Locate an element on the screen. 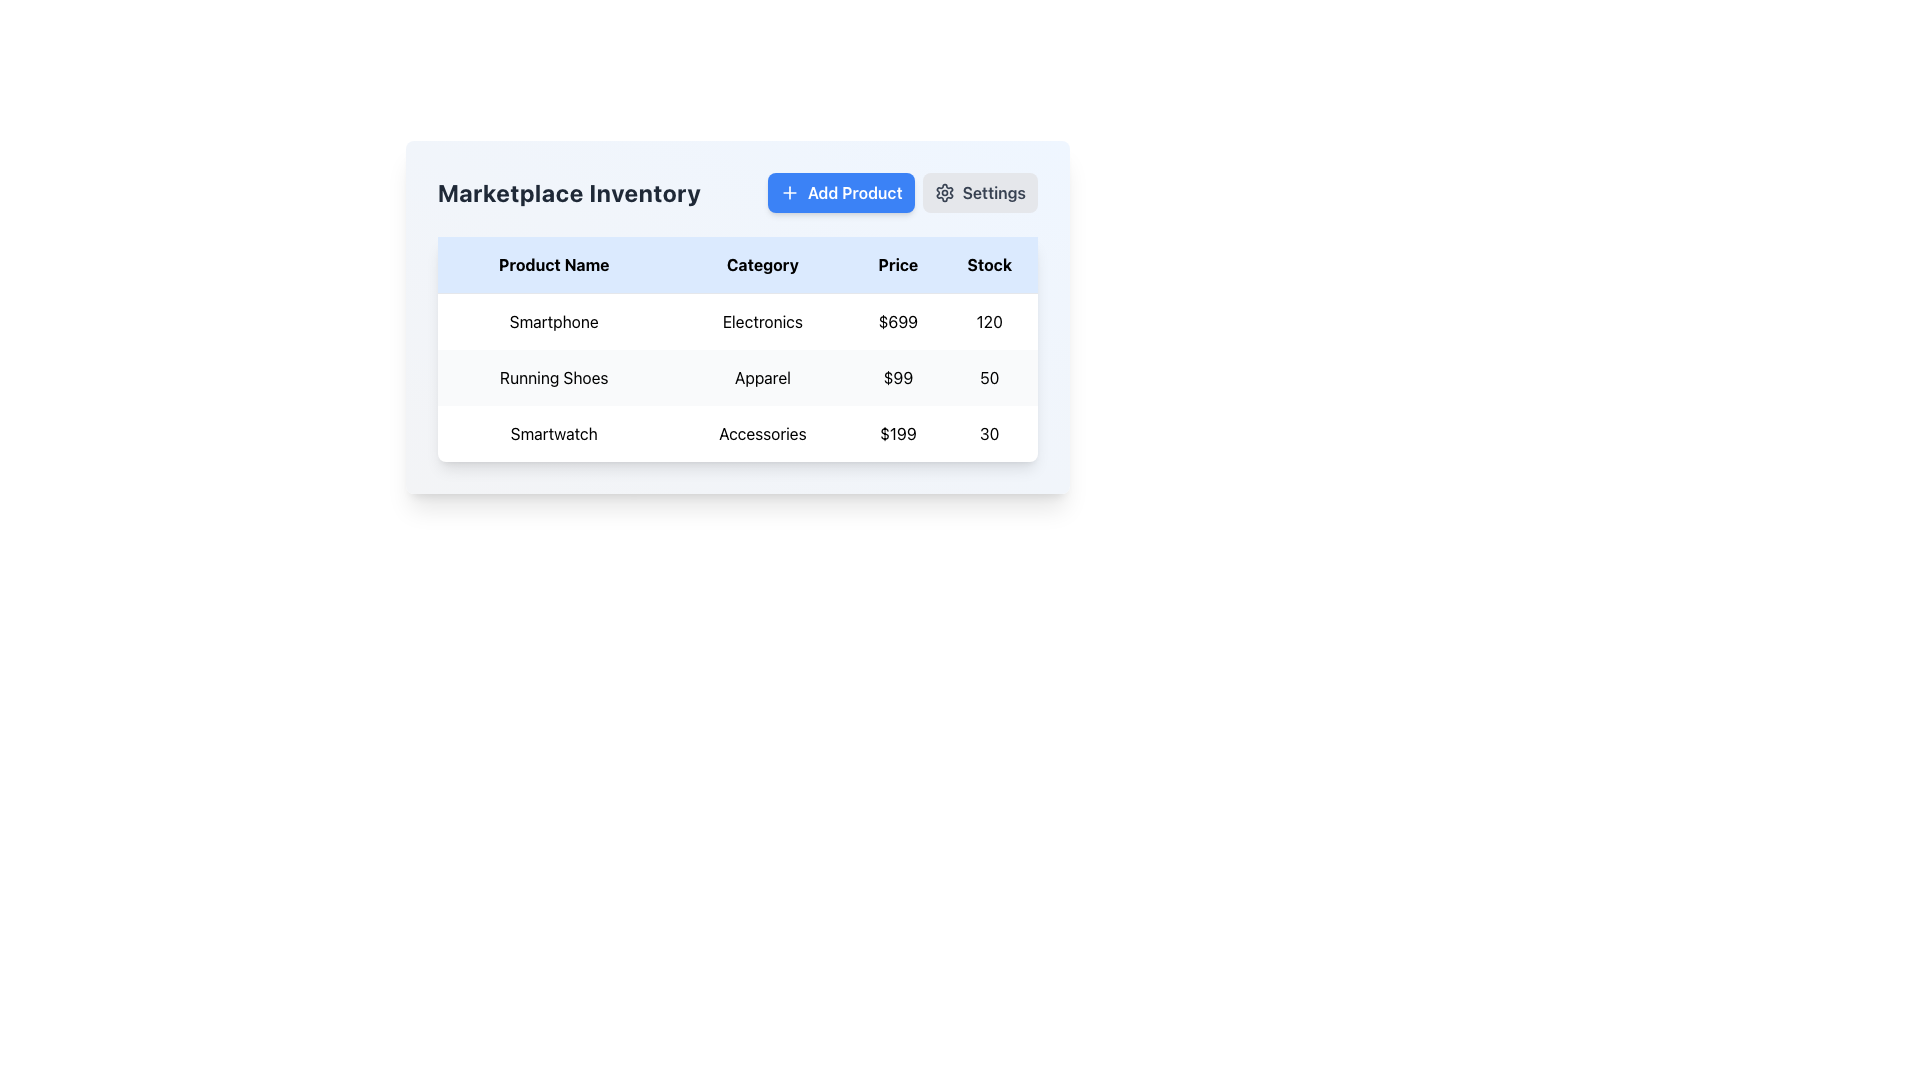 The image size is (1920, 1080). the 'Accessories' text label is located at coordinates (761, 433).